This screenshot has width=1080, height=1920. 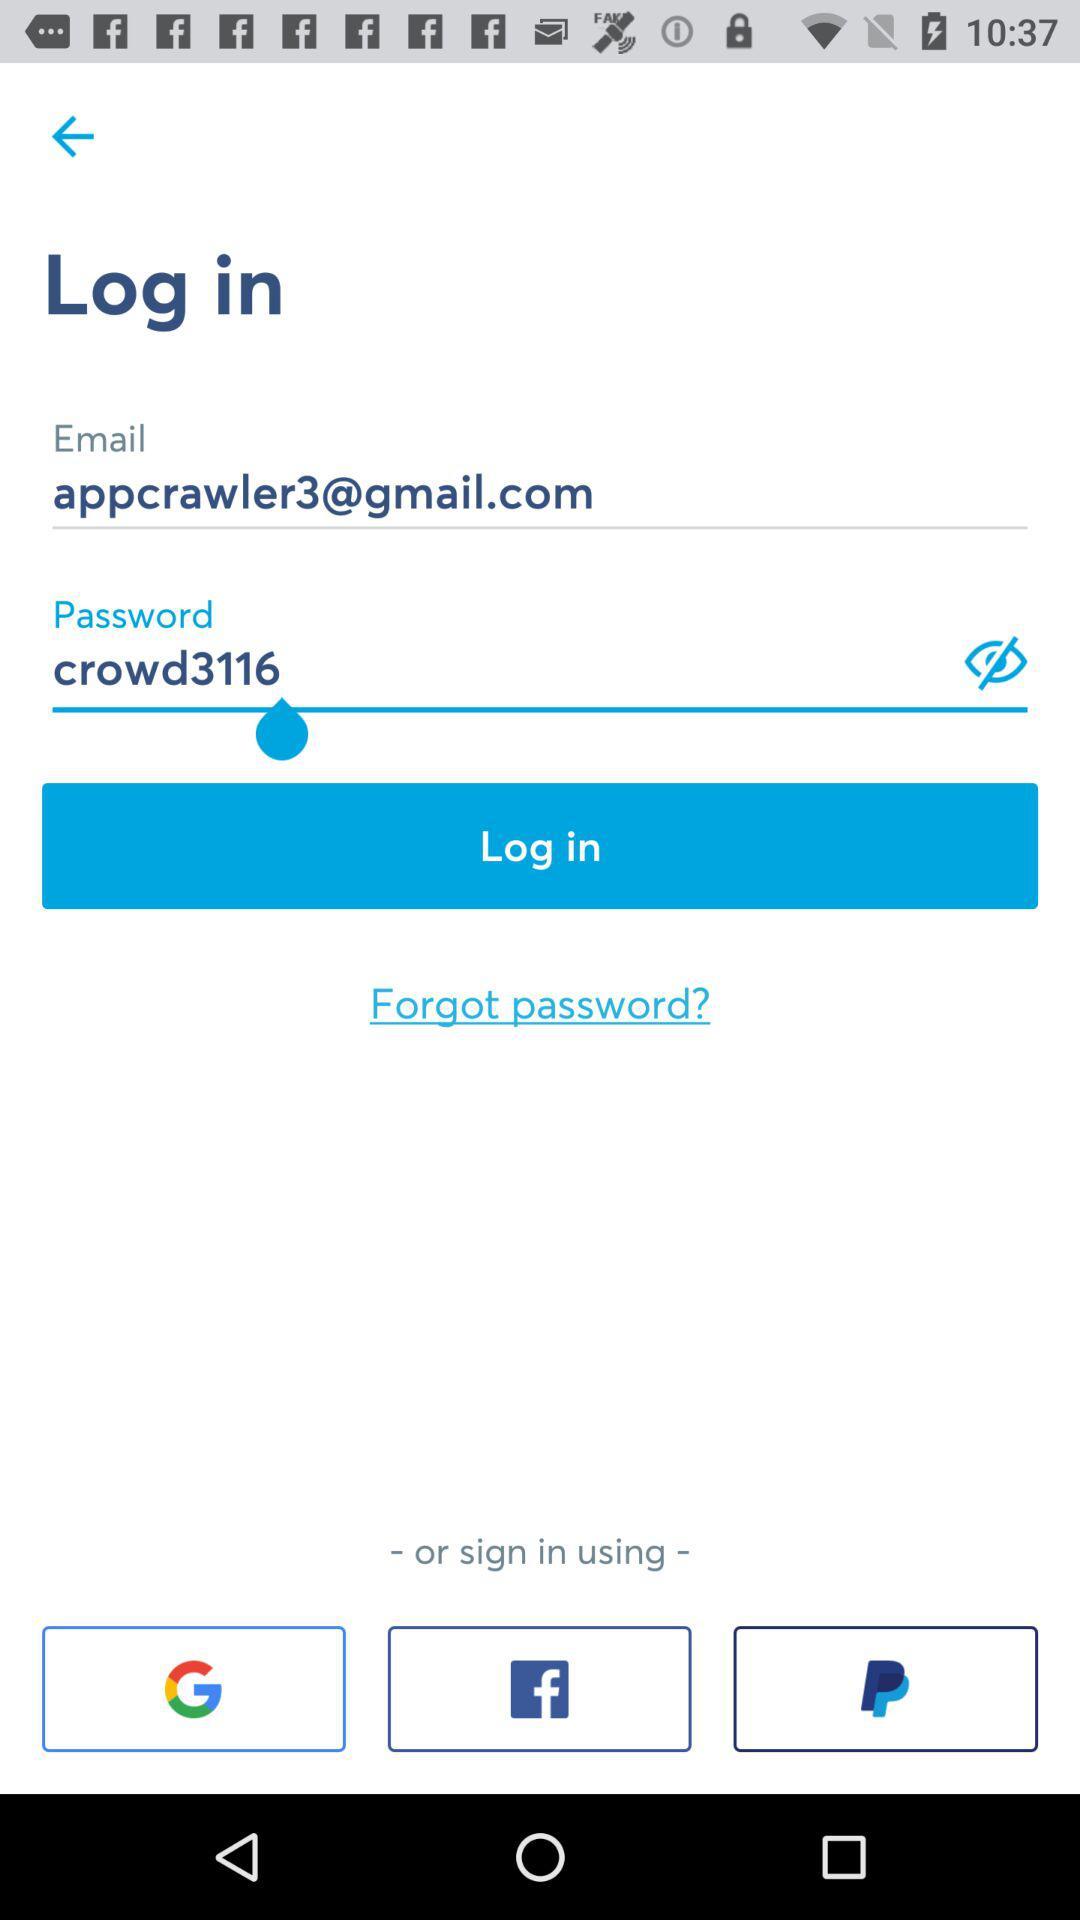 What do you see at coordinates (540, 640) in the screenshot?
I see `crowd3116 icon` at bounding box center [540, 640].